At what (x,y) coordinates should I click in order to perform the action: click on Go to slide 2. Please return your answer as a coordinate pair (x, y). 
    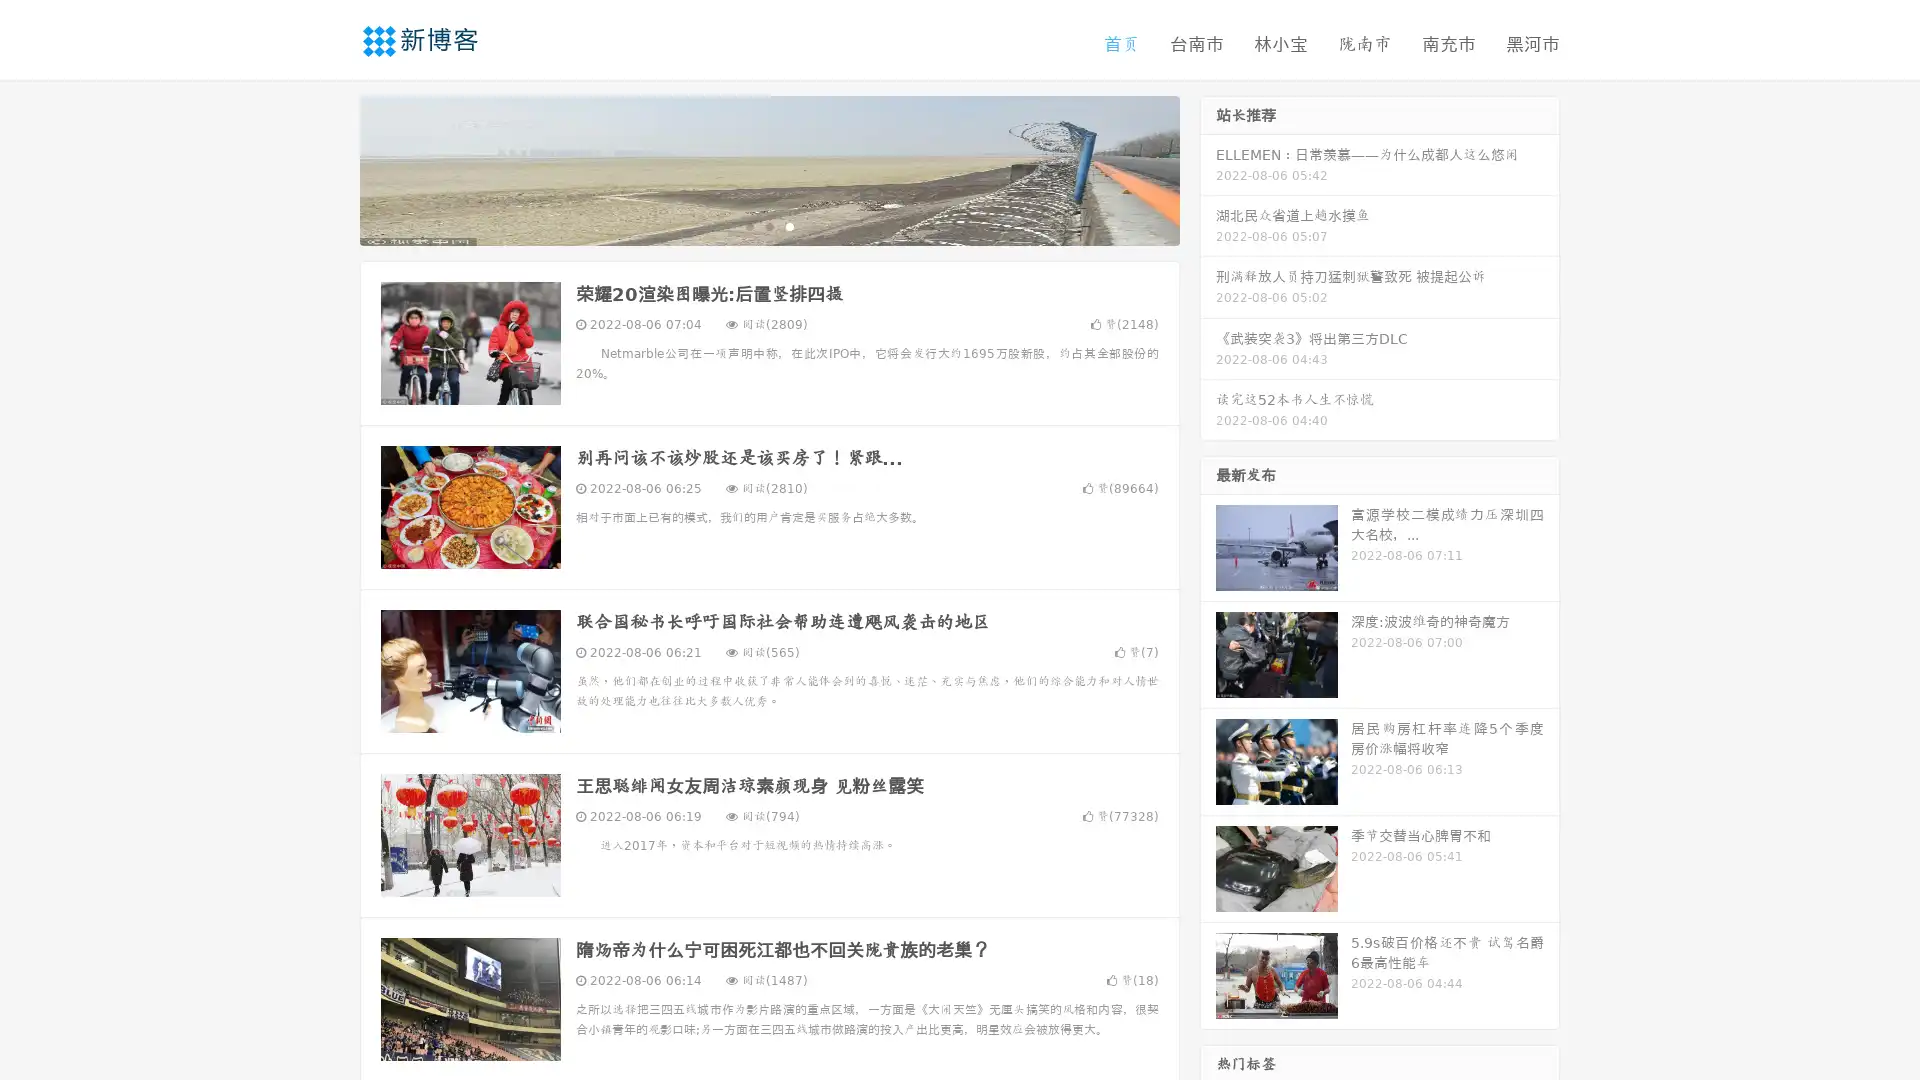
    Looking at the image, I should click on (768, 225).